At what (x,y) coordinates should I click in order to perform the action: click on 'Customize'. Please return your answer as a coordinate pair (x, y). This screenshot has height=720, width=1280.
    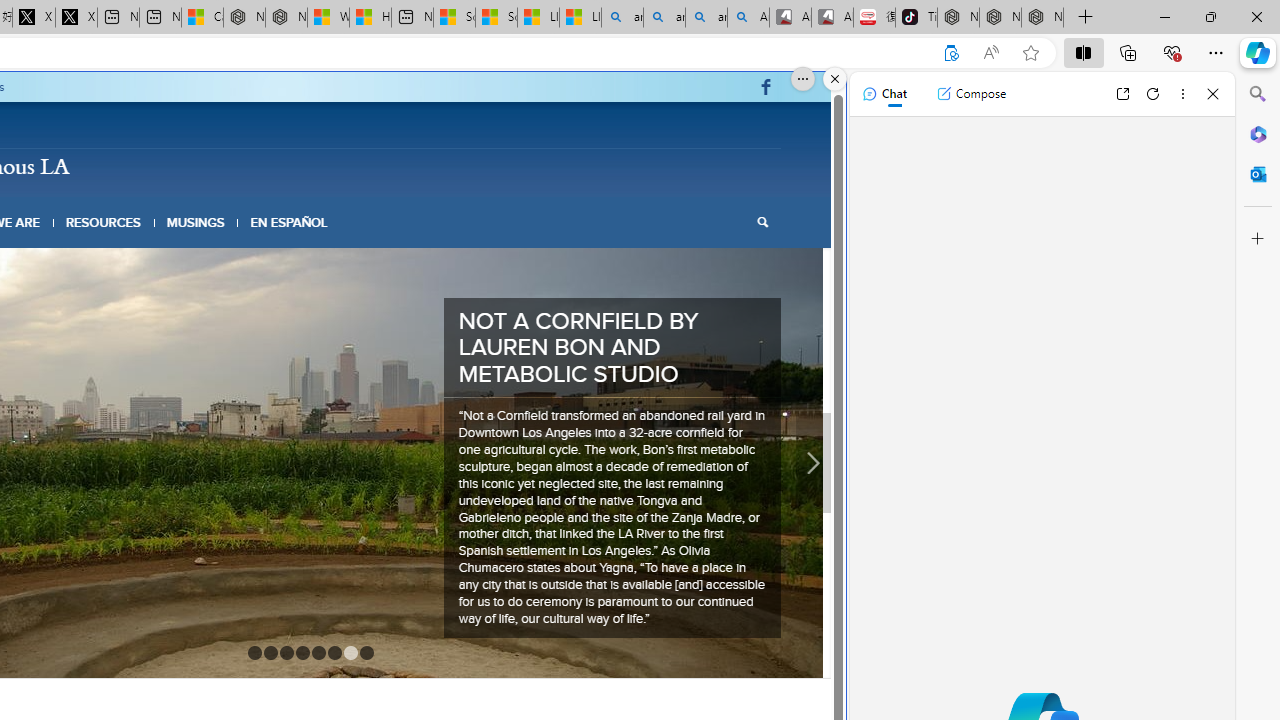
    Looking at the image, I should click on (1257, 238).